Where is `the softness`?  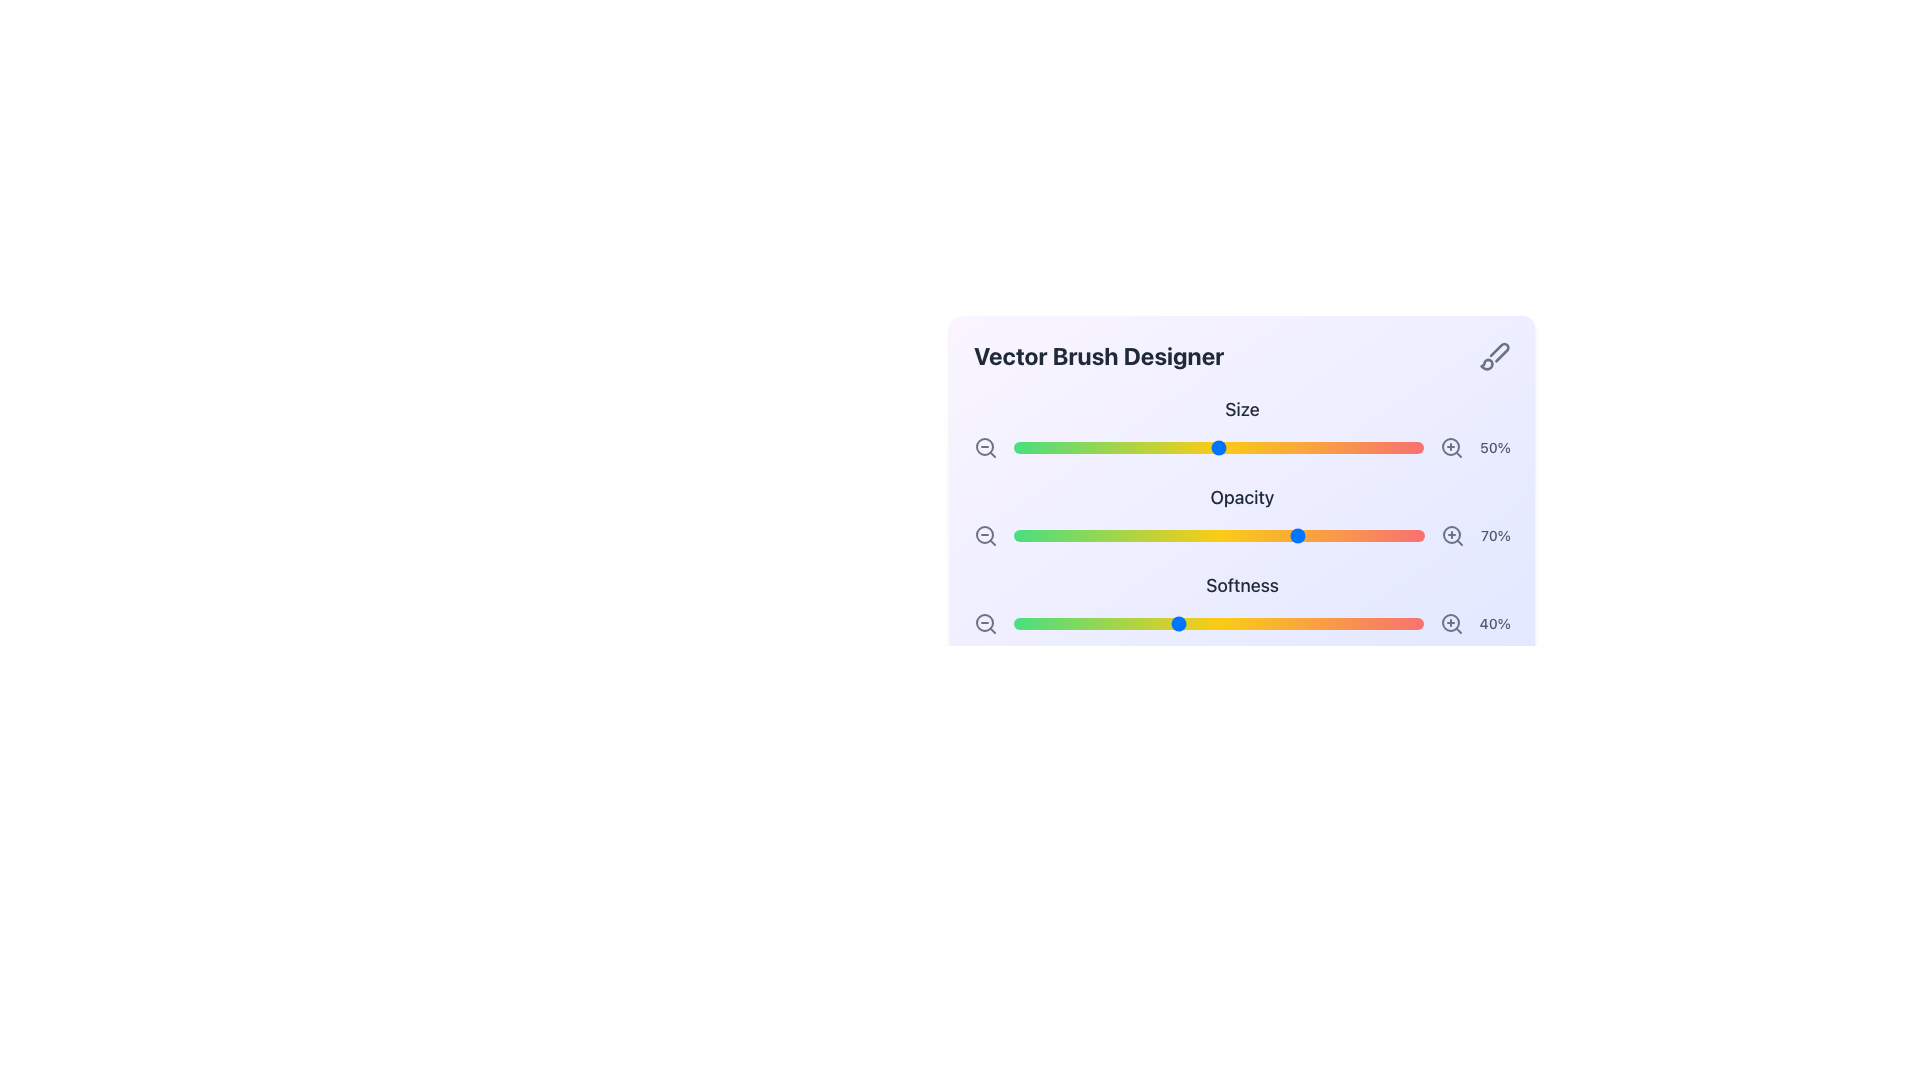
the softness is located at coordinates (1237, 623).